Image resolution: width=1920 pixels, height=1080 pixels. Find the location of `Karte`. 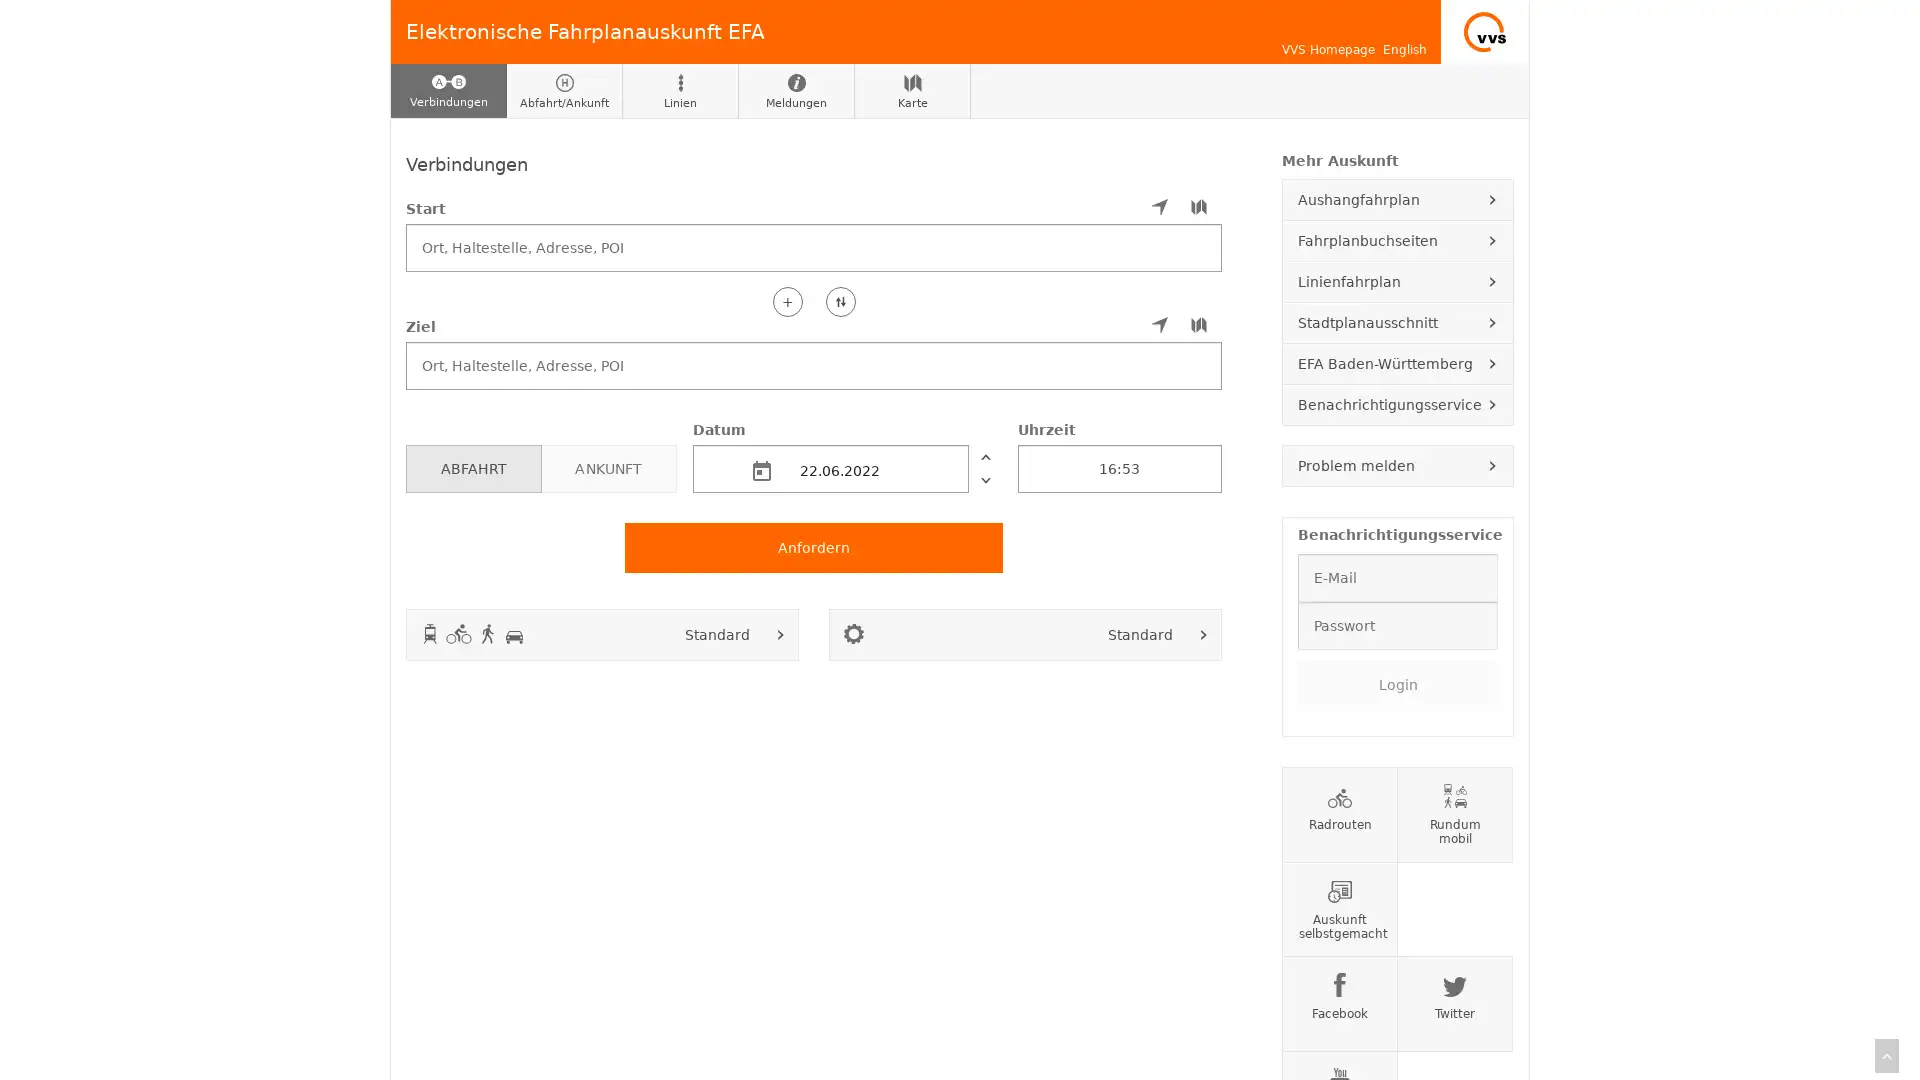

Karte is located at coordinates (911, 91).